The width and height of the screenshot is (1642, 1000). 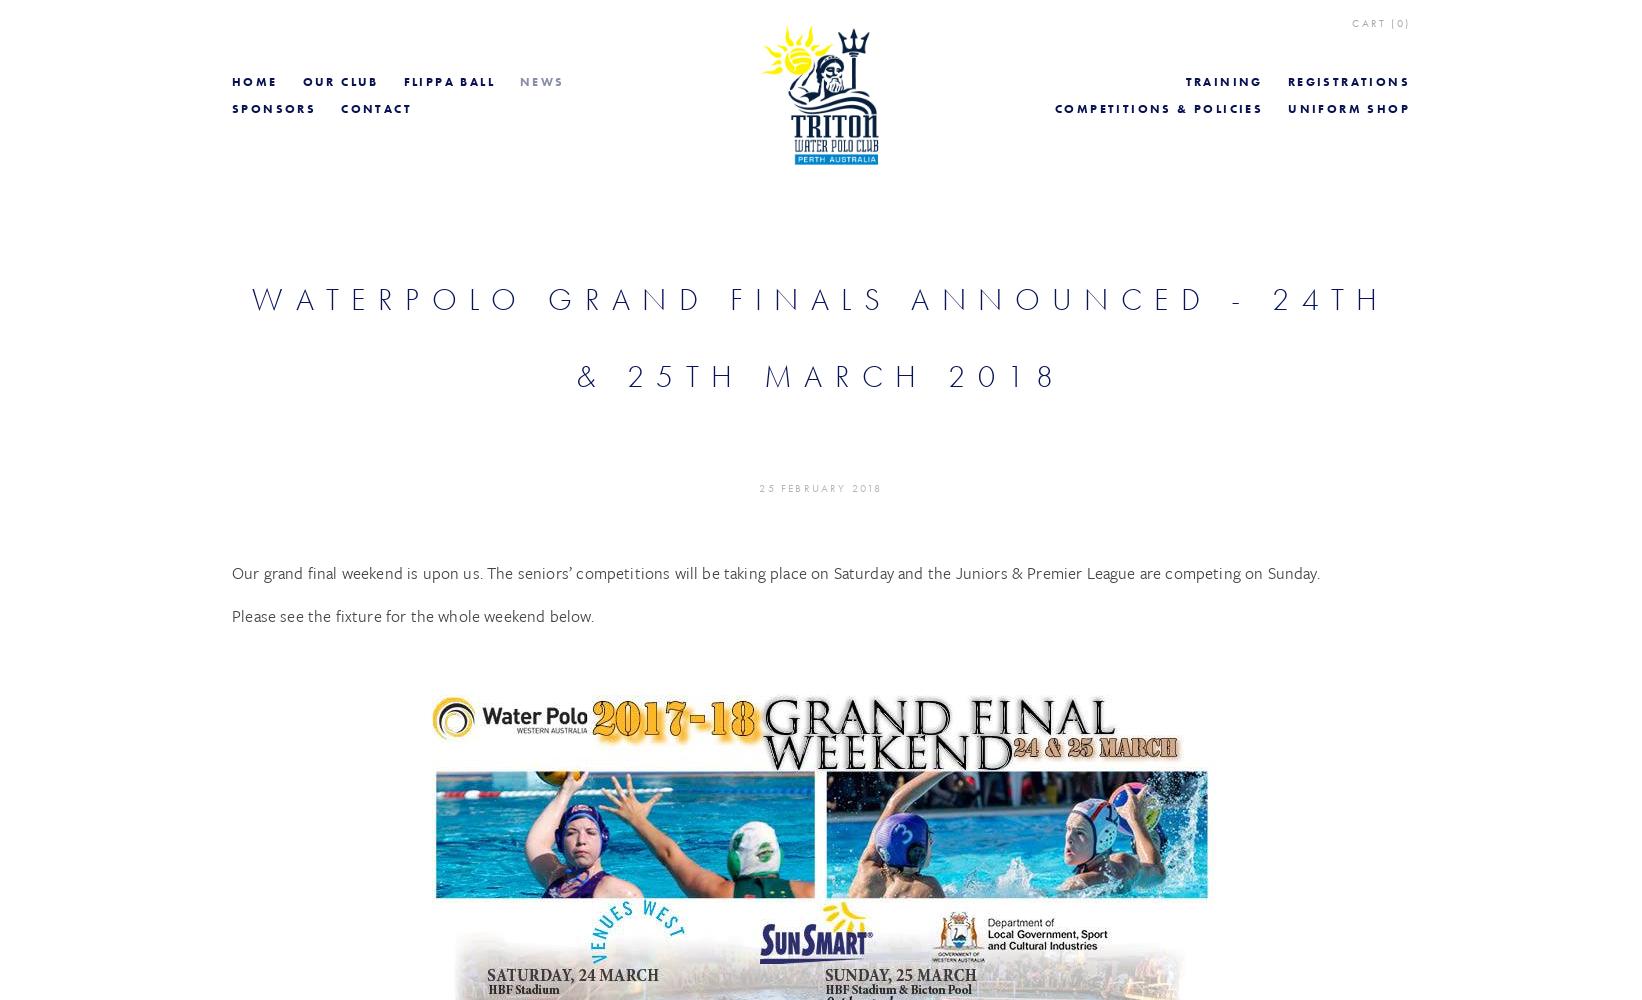 What do you see at coordinates (819, 336) in the screenshot?
I see `'Waterpolo Grand finals Announced - 24th & 25th March 2018'` at bounding box center [819, 336].